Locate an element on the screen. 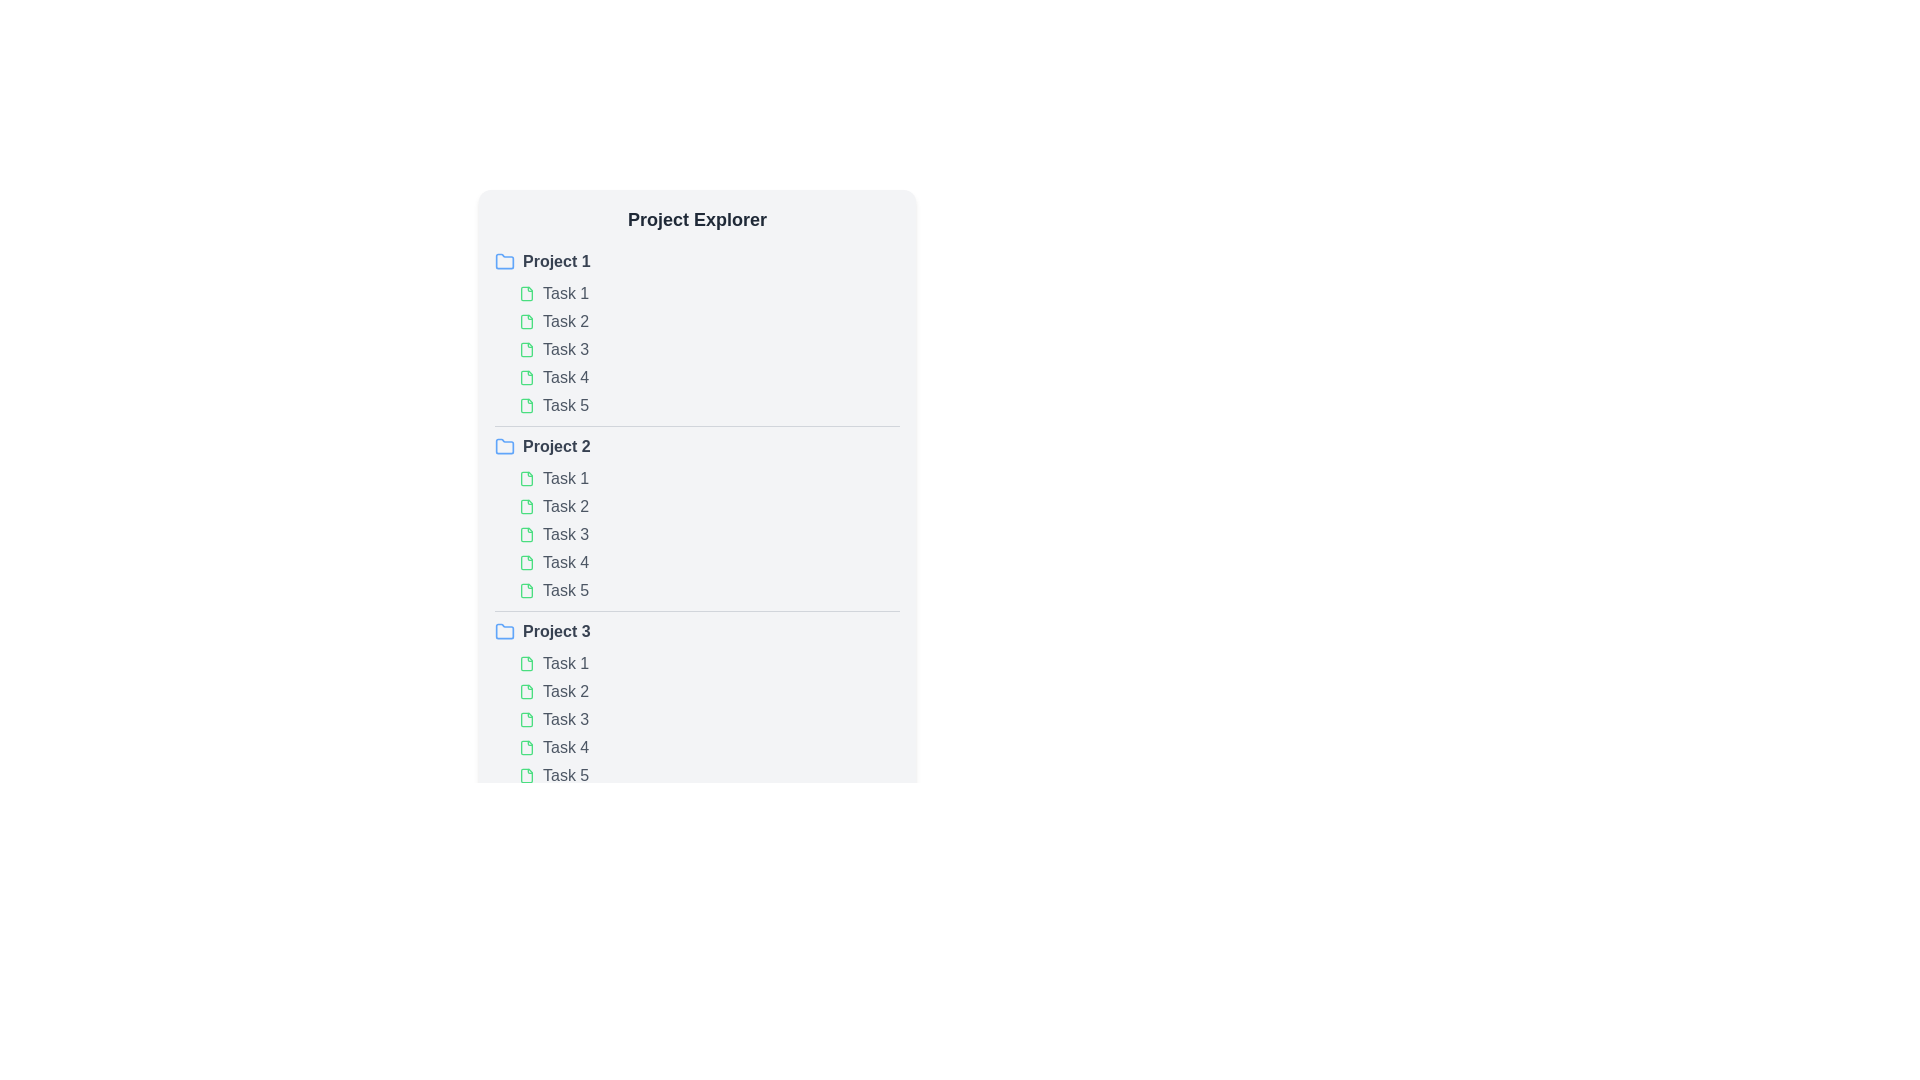 The height and width of the screenshot is (1080, 1920). the first task entry in the 'Project 1' list is located at coordinates (709, 293).